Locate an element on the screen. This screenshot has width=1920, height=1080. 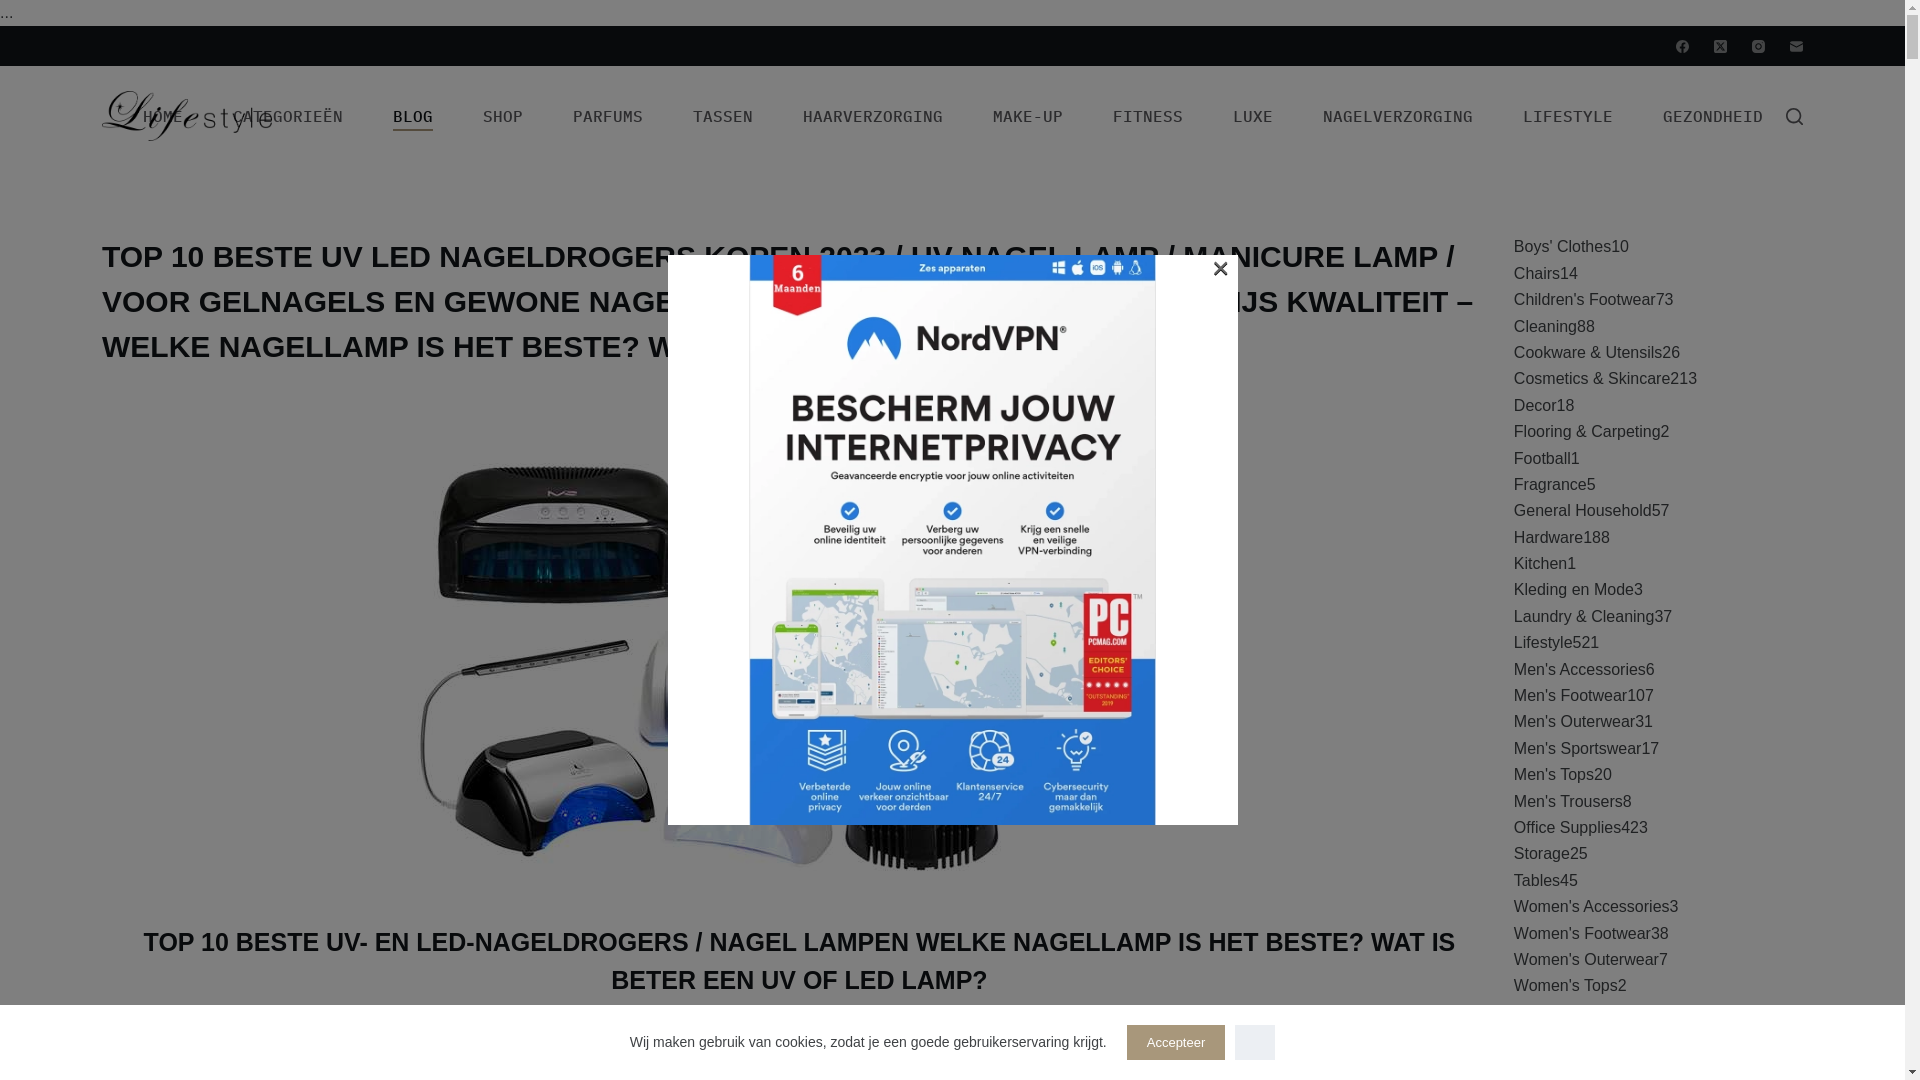
'Cosmetics & Skincare' is located at coordinates (1591, 378).